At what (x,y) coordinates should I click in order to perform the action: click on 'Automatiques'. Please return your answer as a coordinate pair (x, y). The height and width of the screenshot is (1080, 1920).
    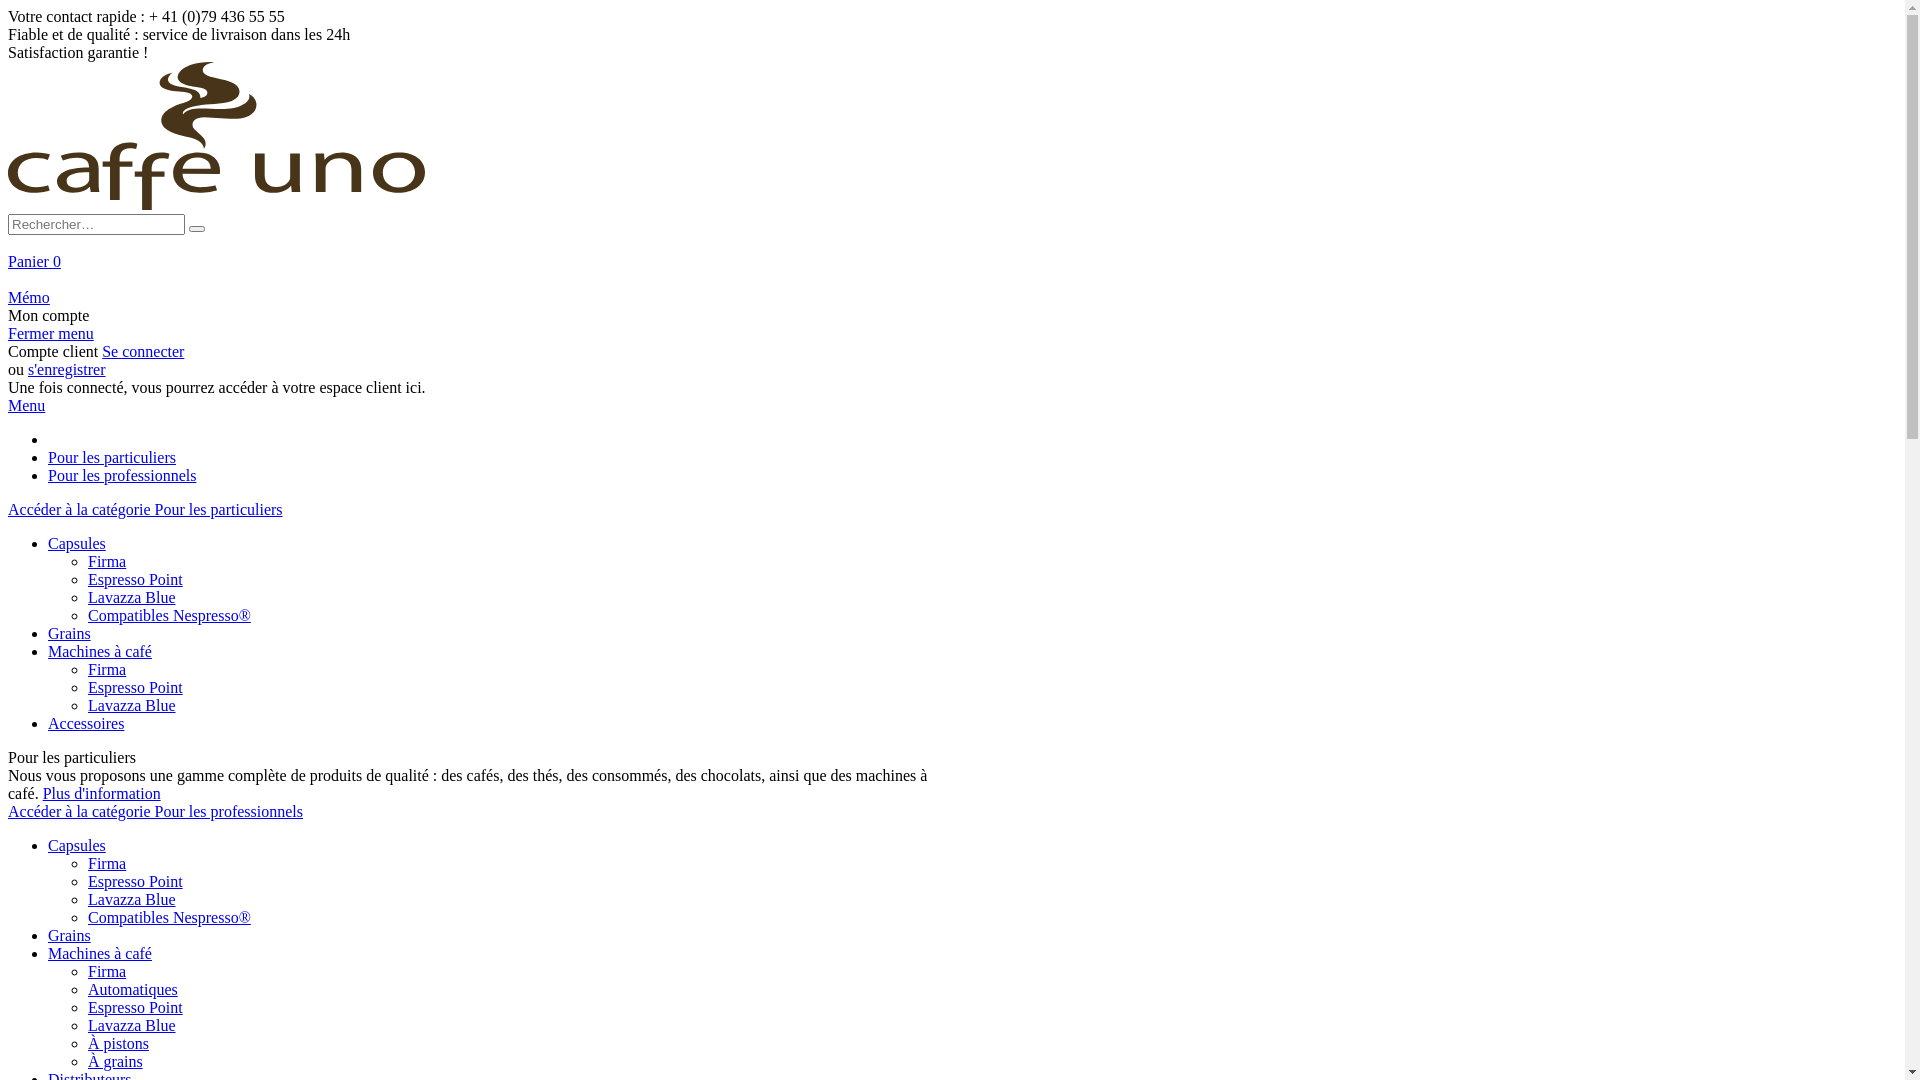
    Looking at the image, I should click on (132, 987).